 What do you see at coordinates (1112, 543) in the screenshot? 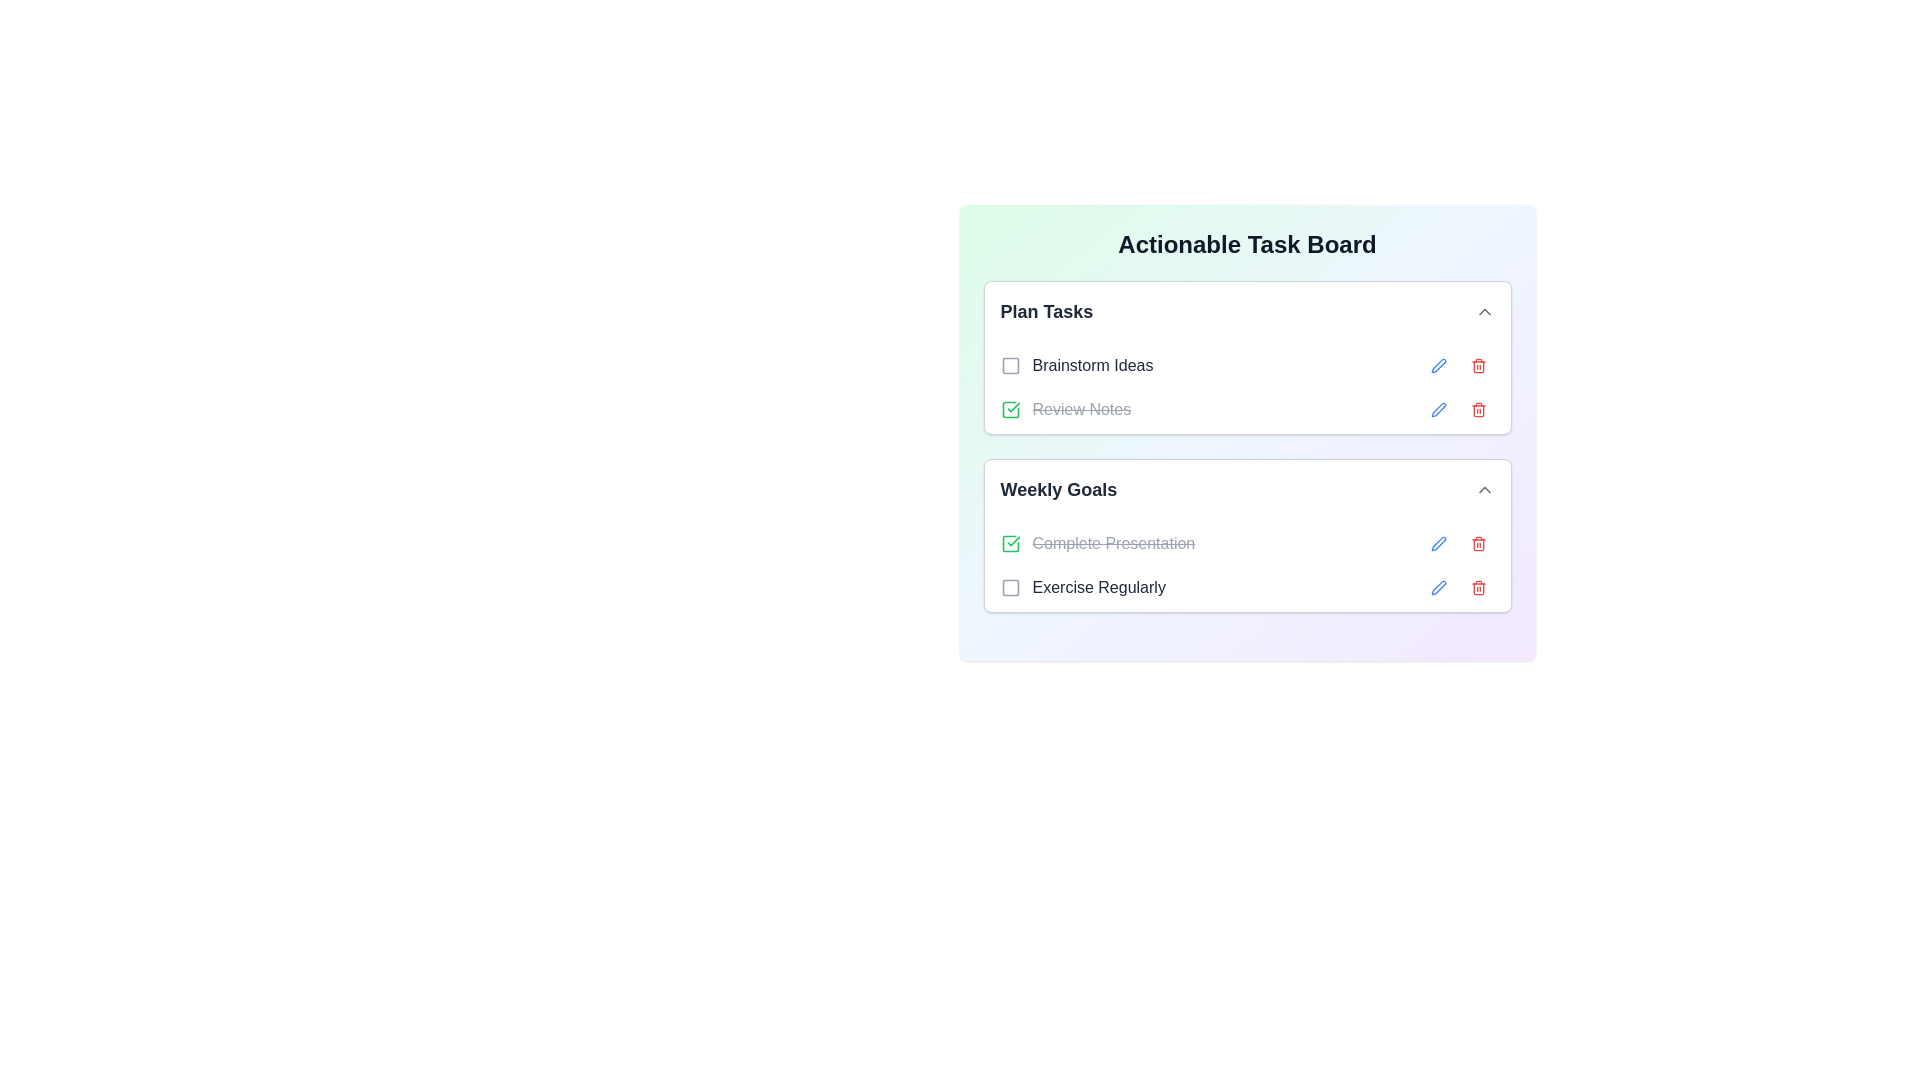
I see `the text label displaying 'Complete Presentation' in the 'Weekly Goals' section of the 'Actionable Task Board', which has a line-through style indicating completion` at bounding box center [1112, 543].